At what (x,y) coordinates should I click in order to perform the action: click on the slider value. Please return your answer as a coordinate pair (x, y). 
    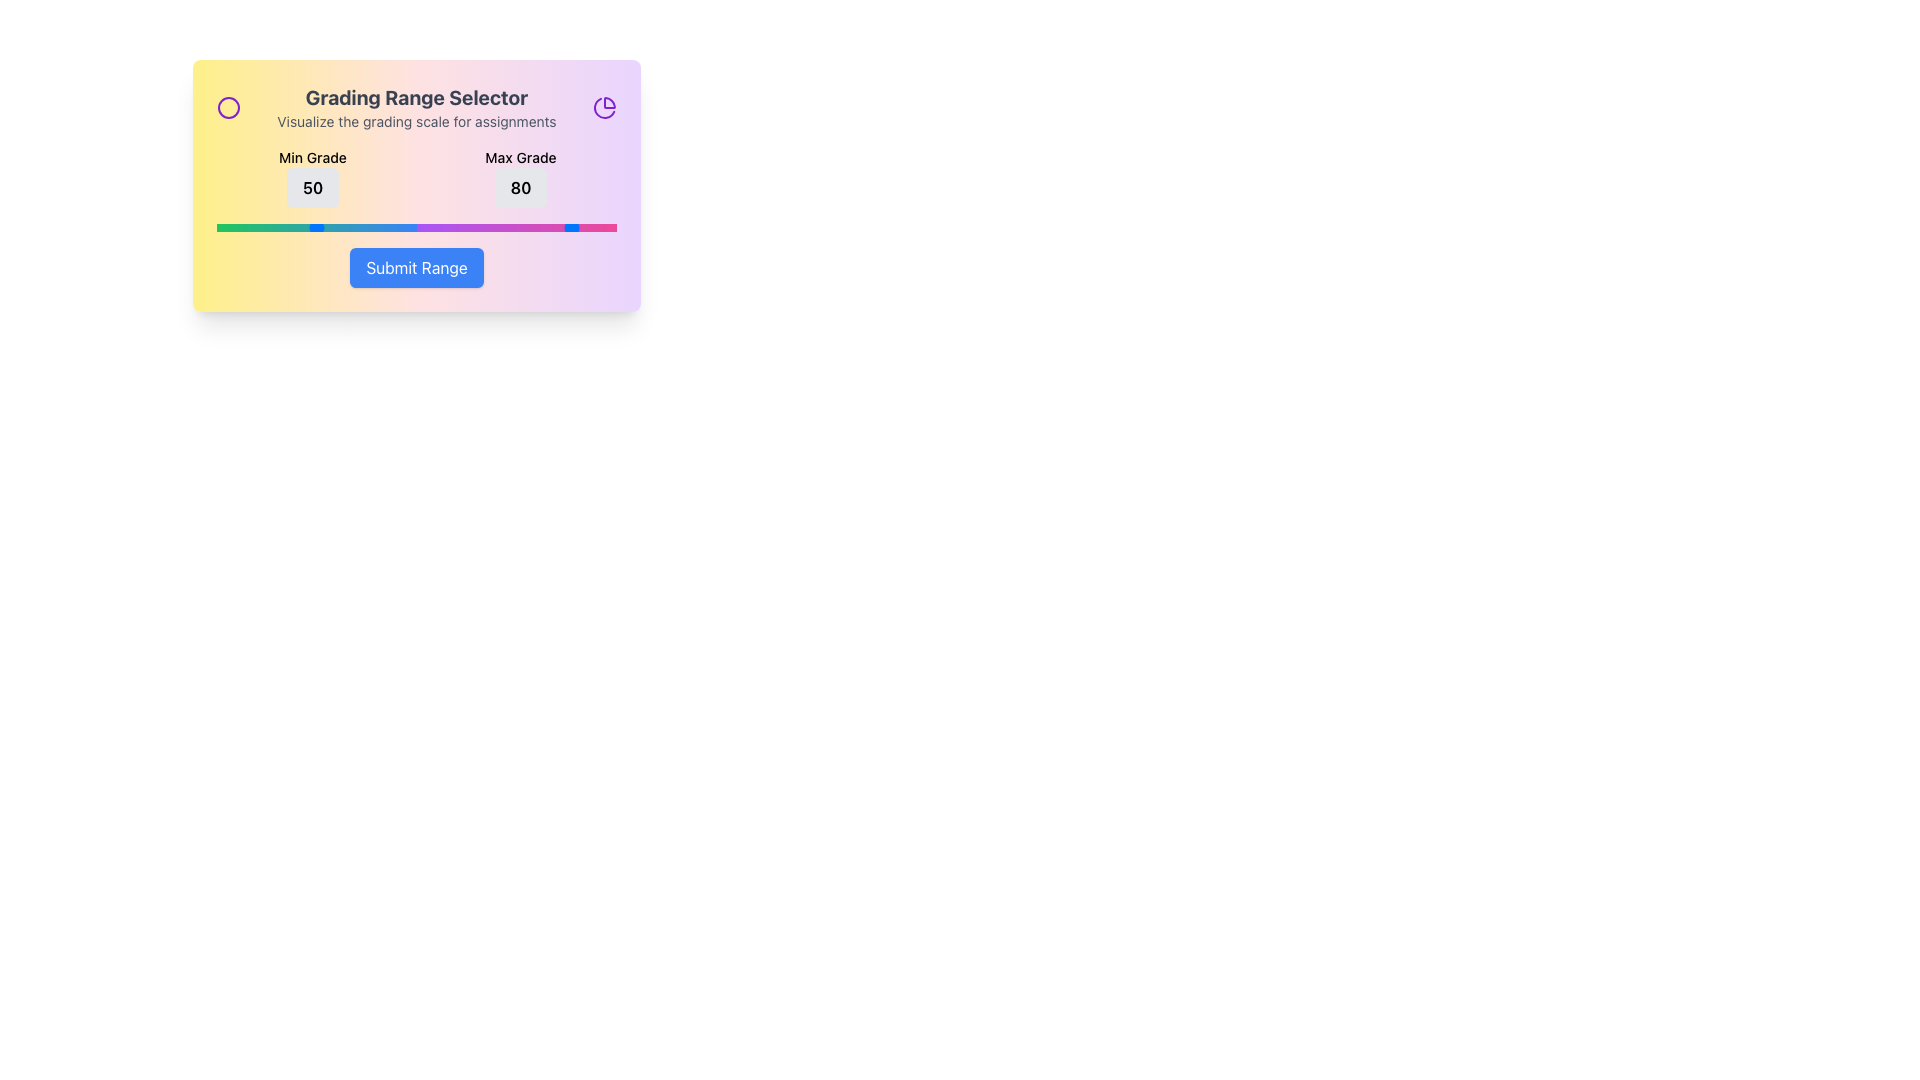
    Looking at the image, I should click on (290, 226).